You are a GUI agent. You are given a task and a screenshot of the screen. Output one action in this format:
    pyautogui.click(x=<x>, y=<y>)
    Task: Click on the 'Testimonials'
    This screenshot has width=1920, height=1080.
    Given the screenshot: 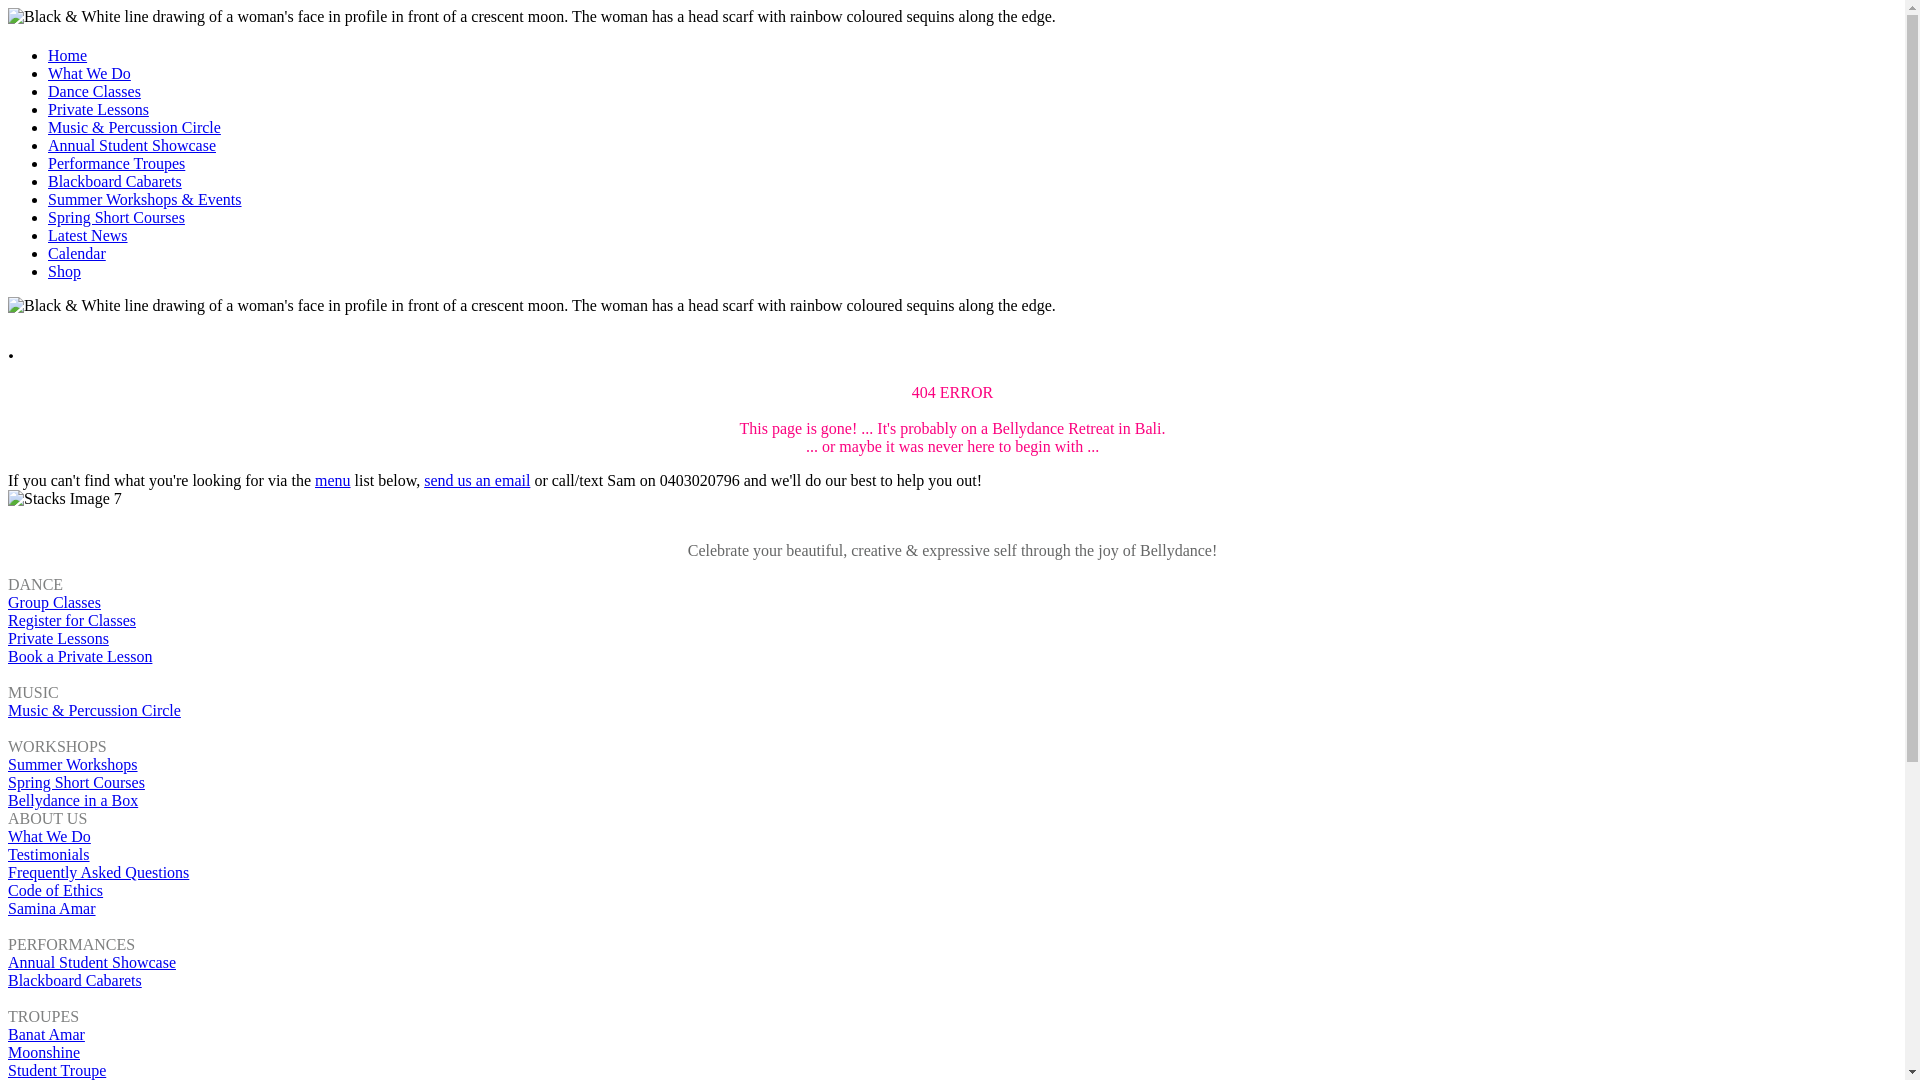 What is the action you would take?
    pyautogui.click(x=48, y=854)
    